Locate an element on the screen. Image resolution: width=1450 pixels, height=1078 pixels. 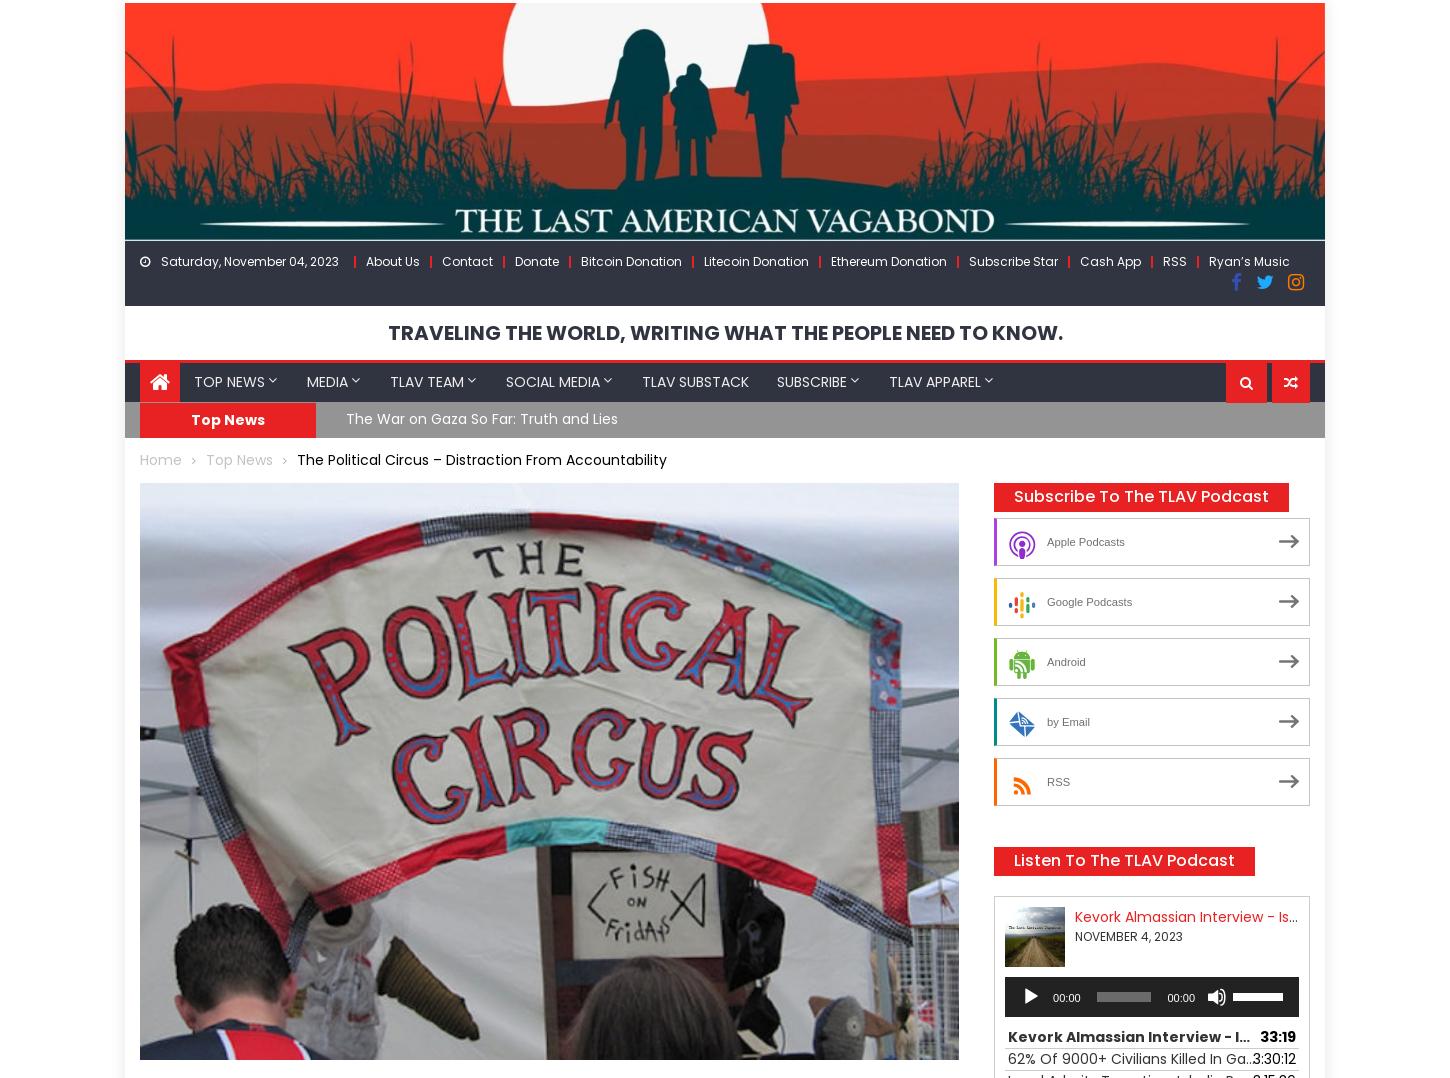
'Top News' is located at coordinates (226, 418).